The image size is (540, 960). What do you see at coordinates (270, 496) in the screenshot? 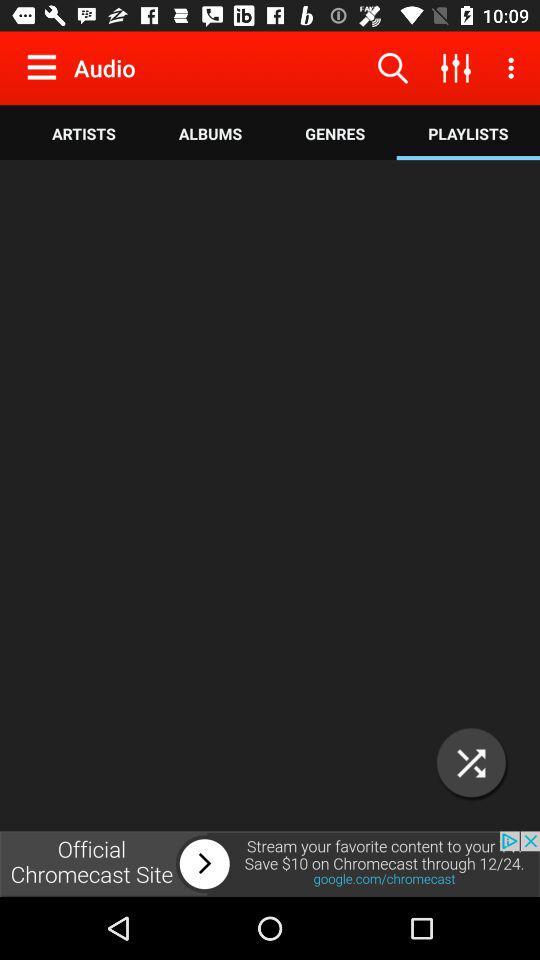
I see `advertisement` at bounding box center [270, 496].